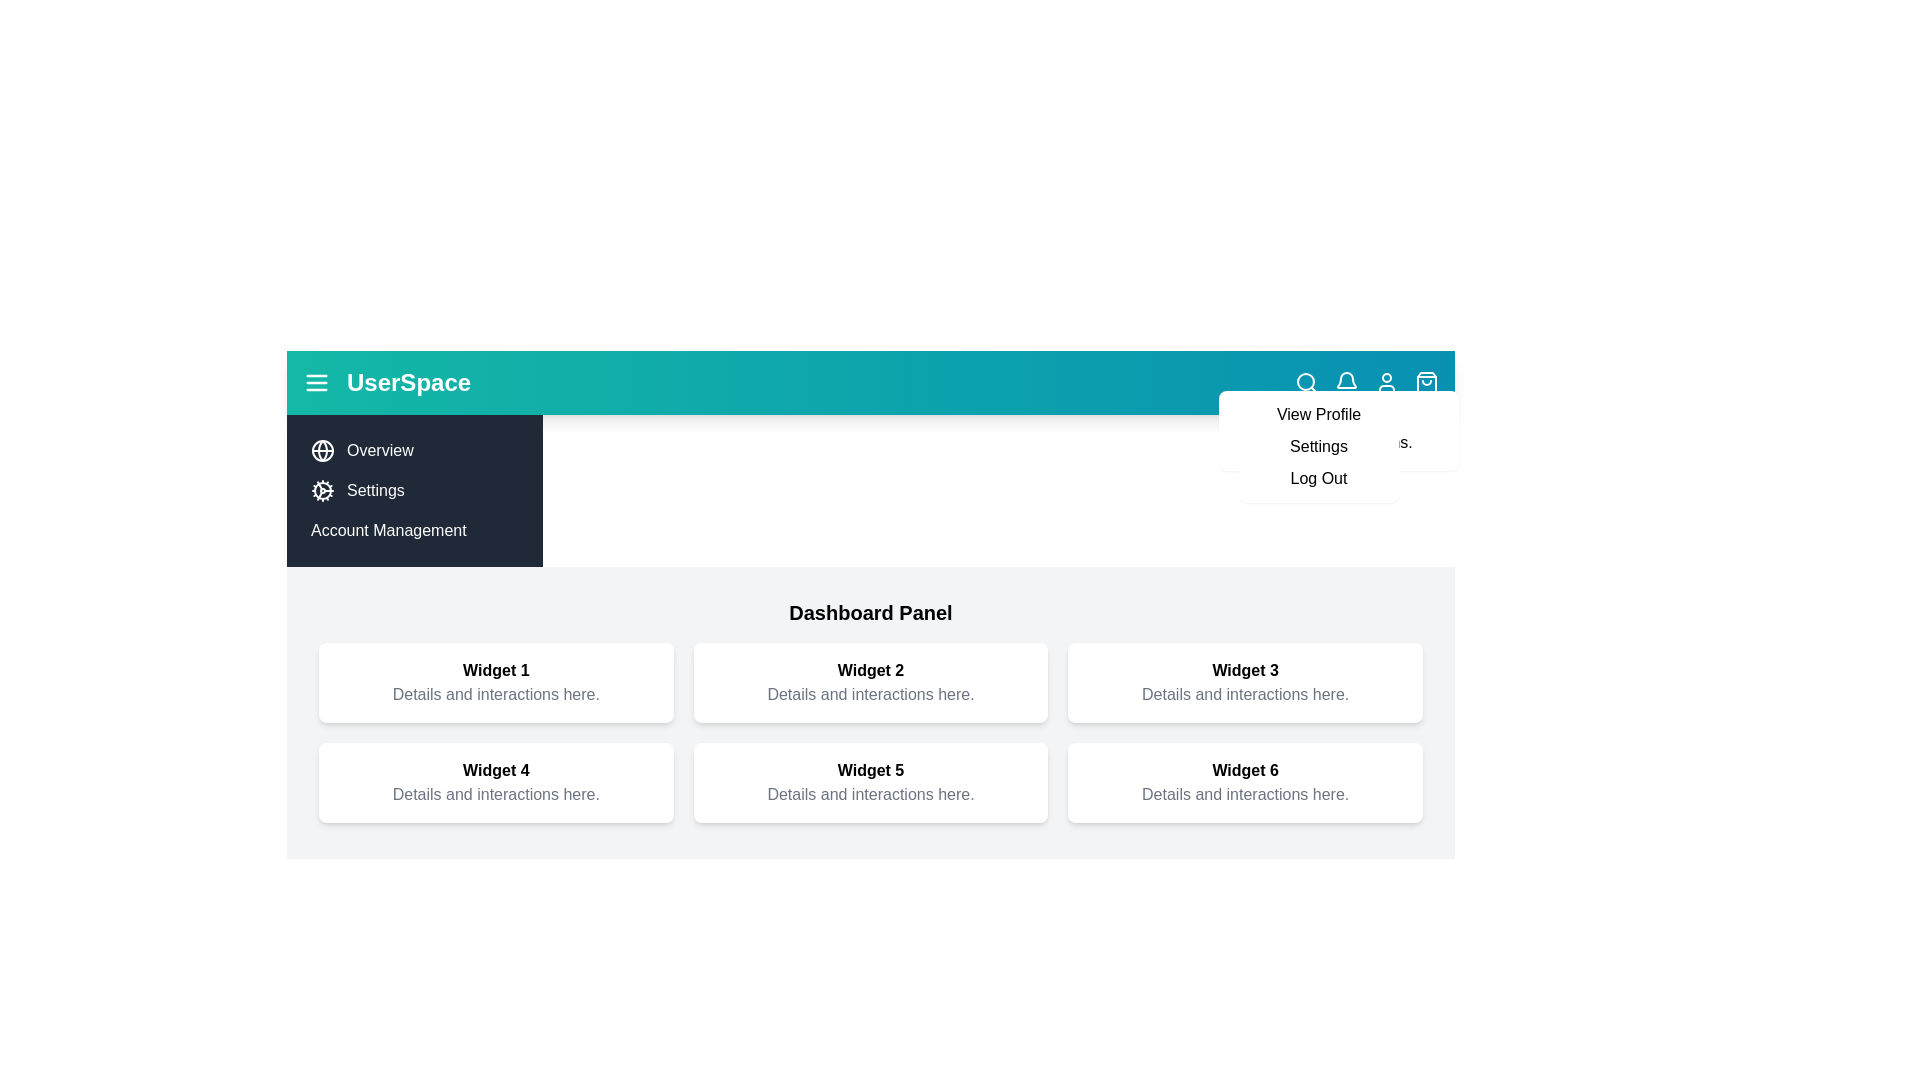 This screenshot has width=1920, height=1080. What do you see at coordinates (1244, 782) in the screenshot?
I see `the interactive widget card for 'Widget 6' located` at bounding box center [1244, 782].